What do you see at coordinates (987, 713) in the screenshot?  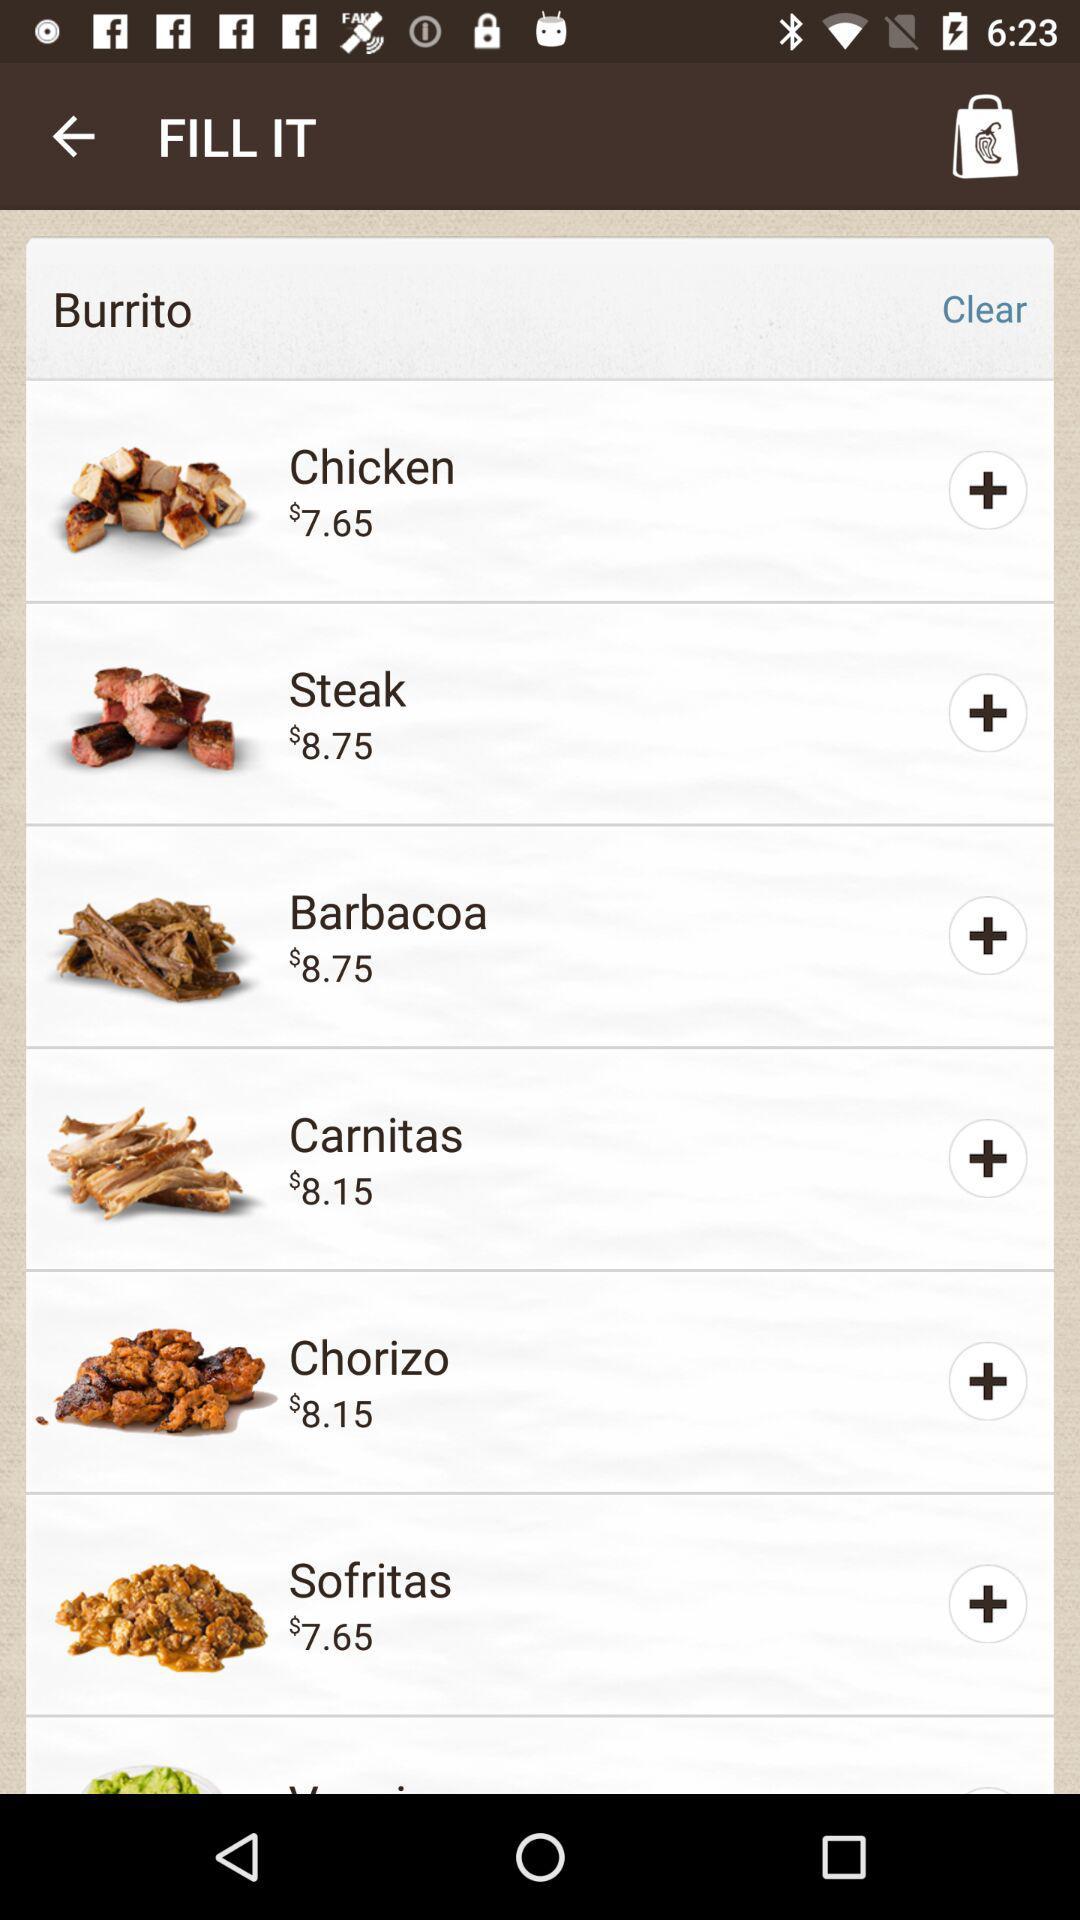 I see `the plus symbol right to steak` at bounding box center [987, 713].